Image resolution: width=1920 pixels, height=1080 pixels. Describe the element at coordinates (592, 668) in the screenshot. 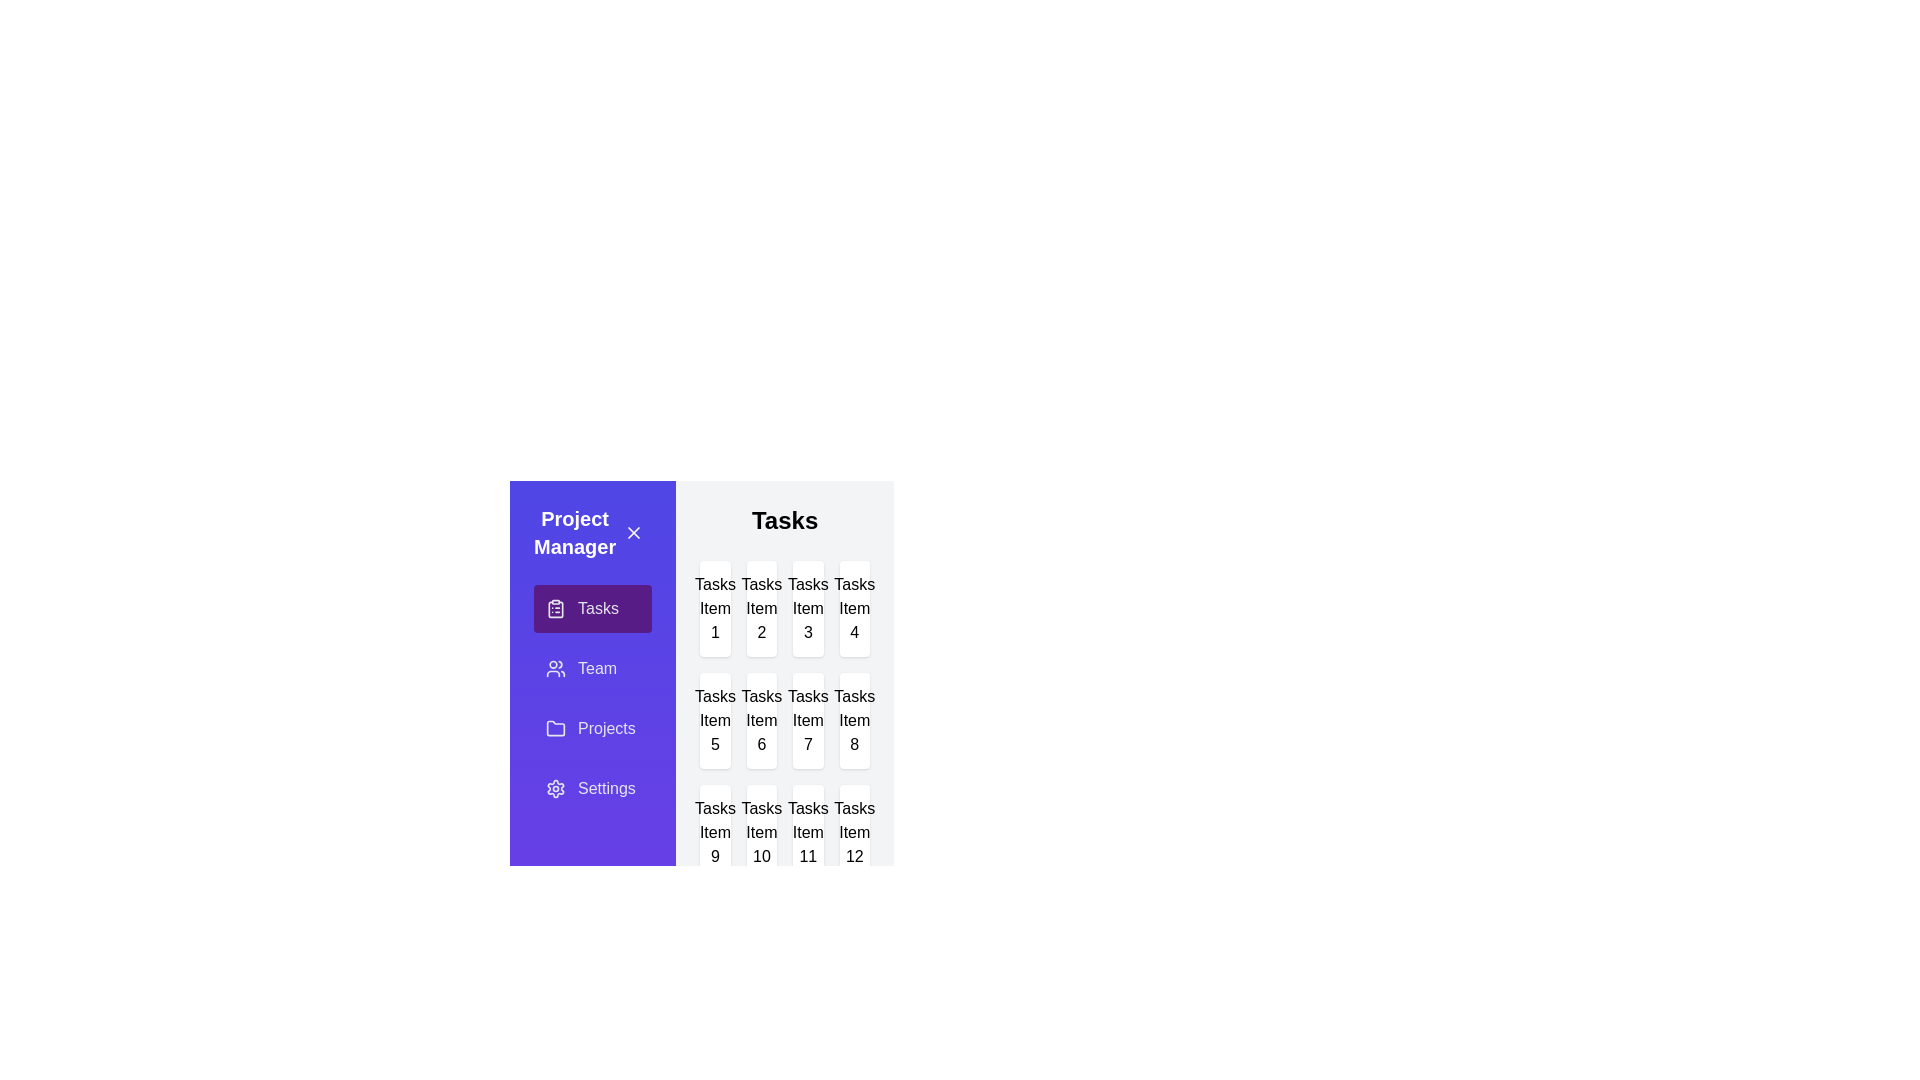

I see `the Team tab by clicking on it` at that location.